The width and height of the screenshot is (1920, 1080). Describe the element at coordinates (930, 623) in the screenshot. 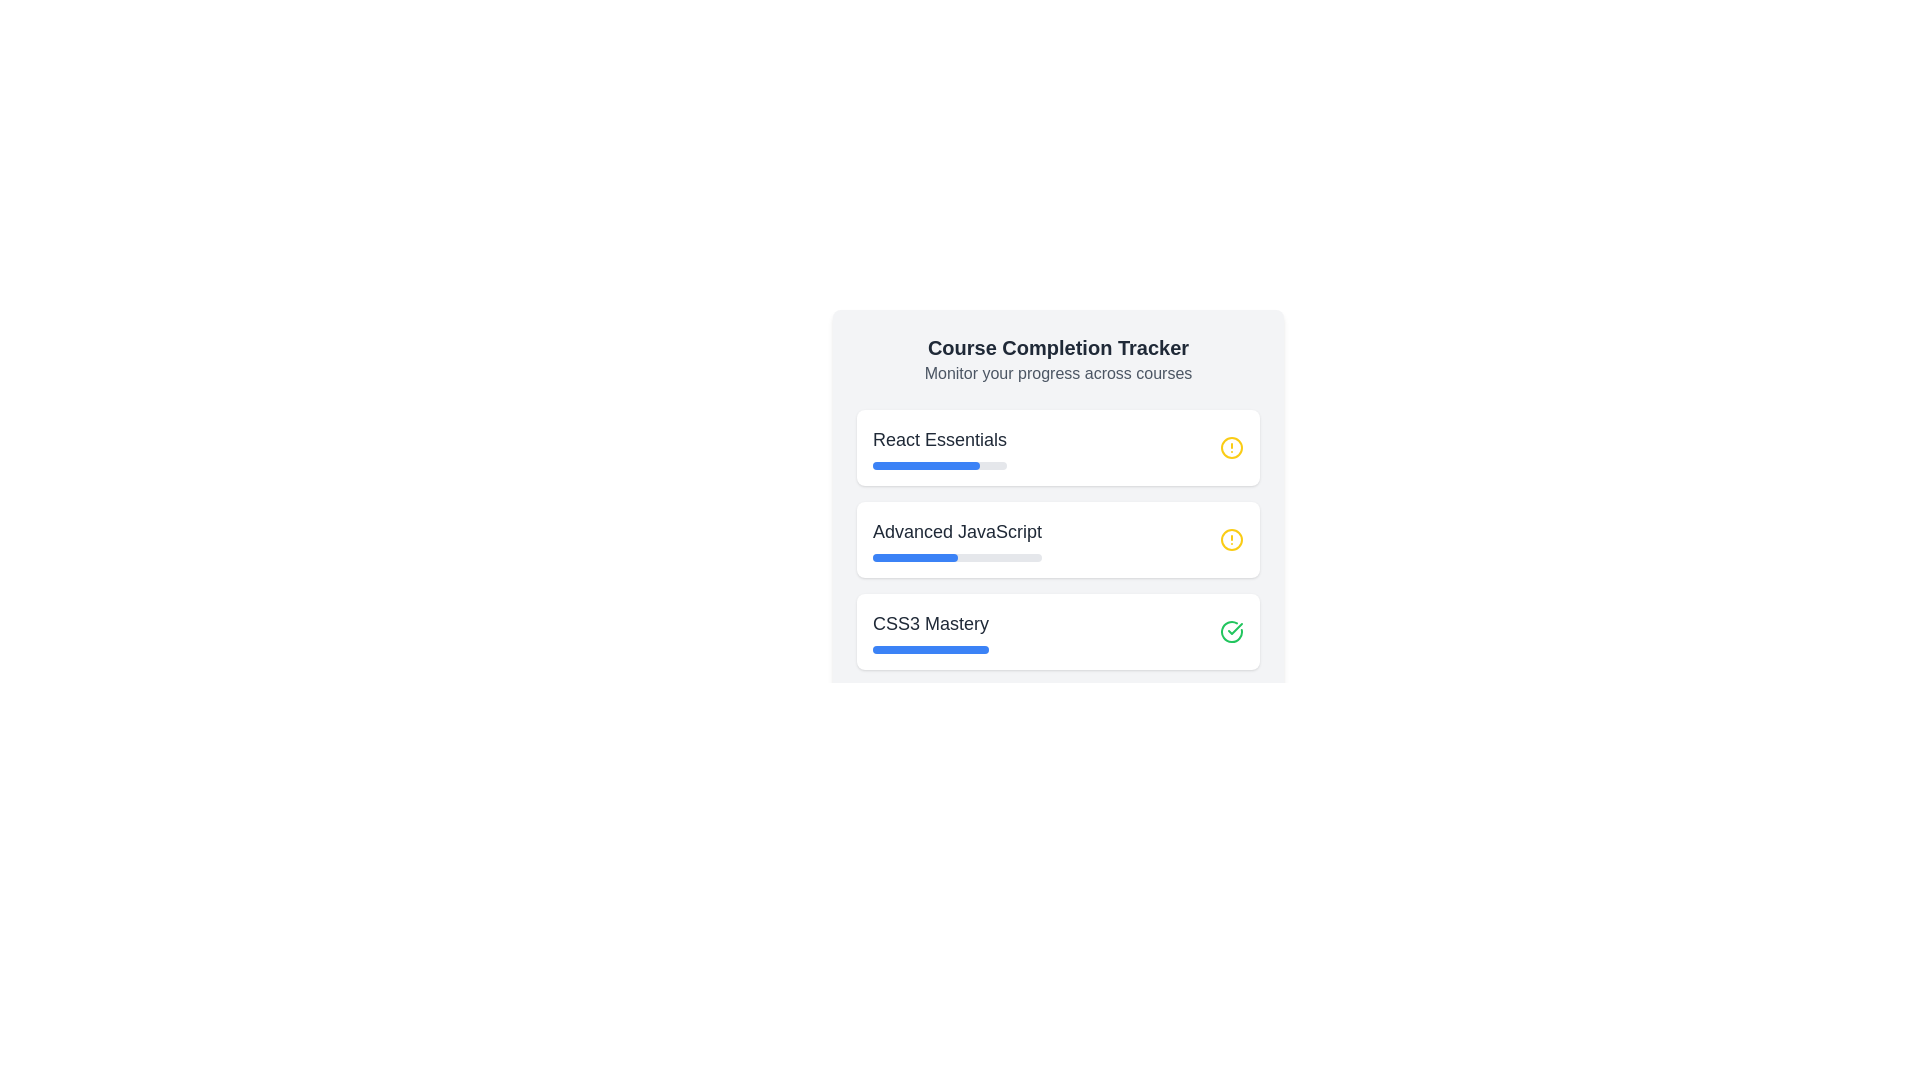

I see `the static text label displaying 'CSS3 Mastery', which is styled with a medium font weight and light gray color, located in the bottommost row of a vertical list above a horizontal blue progress bar` at that location.